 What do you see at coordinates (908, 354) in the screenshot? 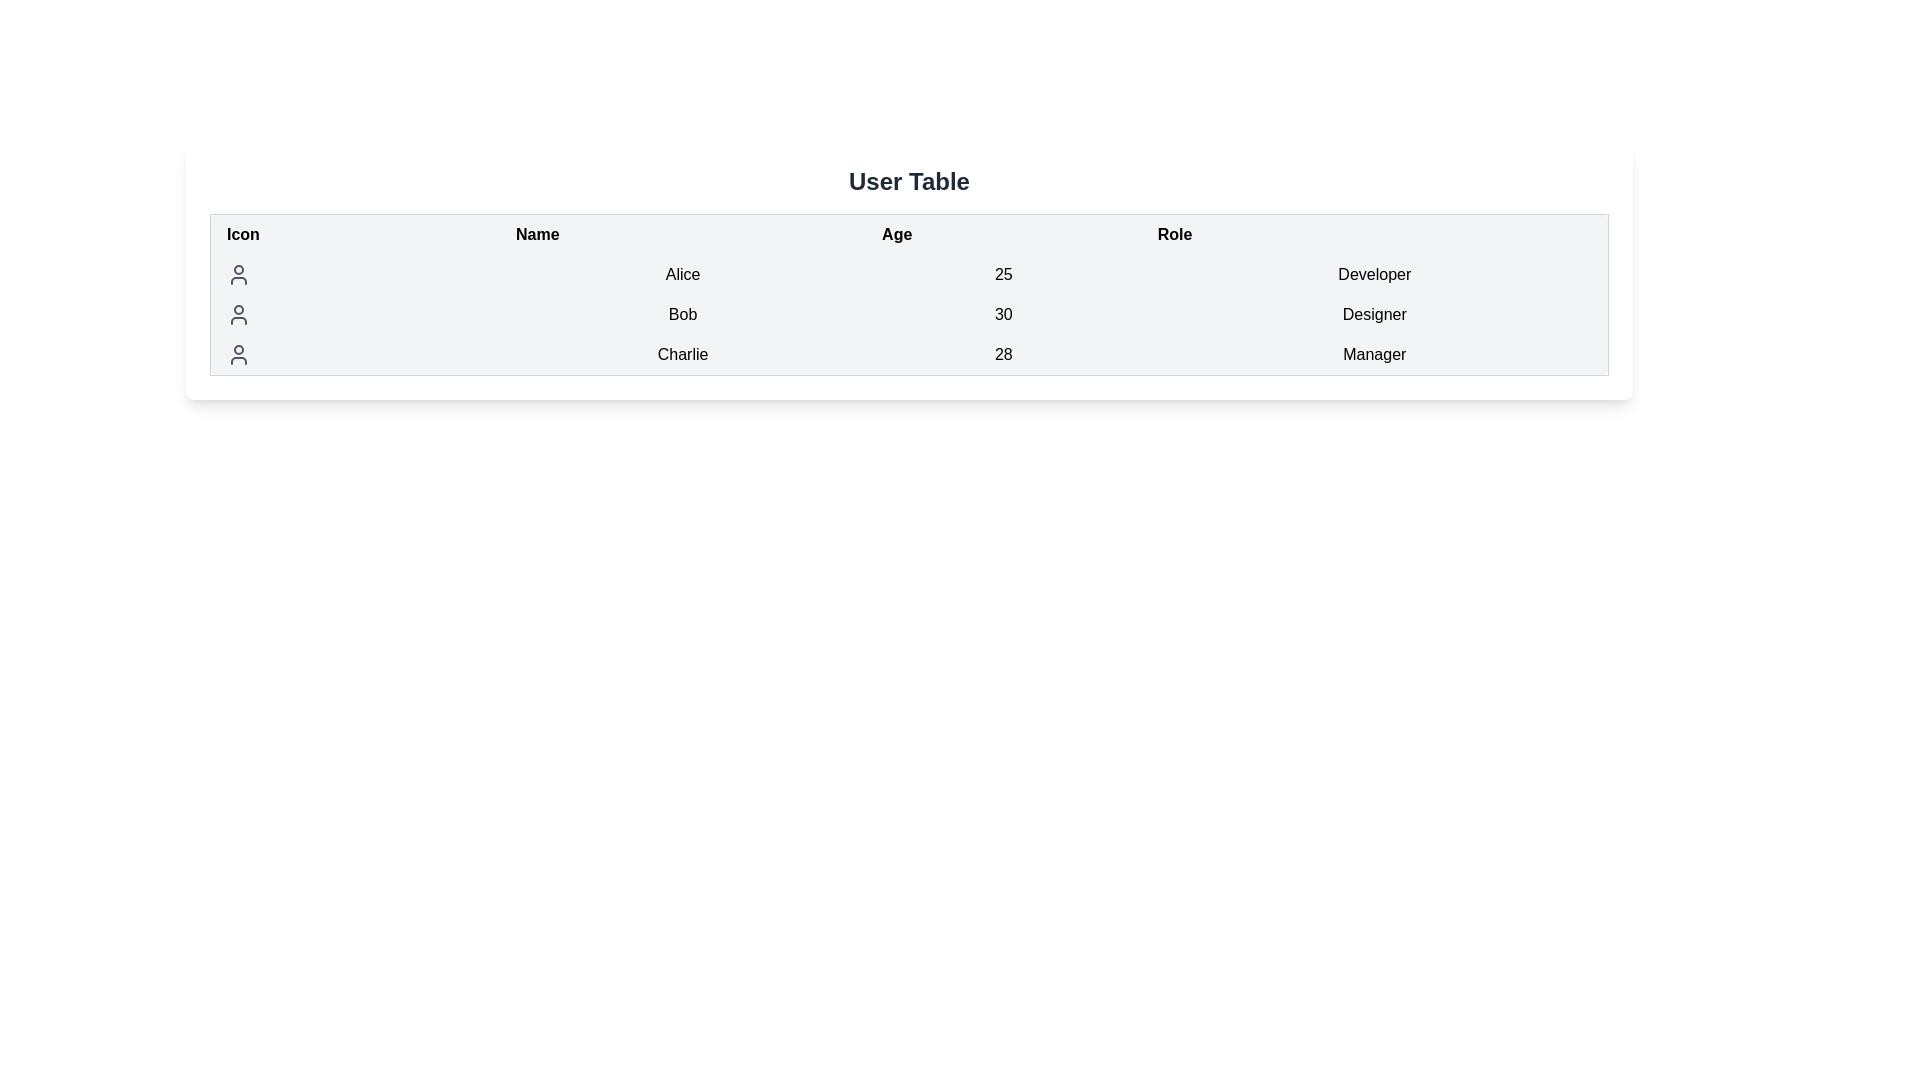
I see `the third row of the user details table representing the user named Charlie, which displays his name, age, and role` at bounding box center [908, 354].